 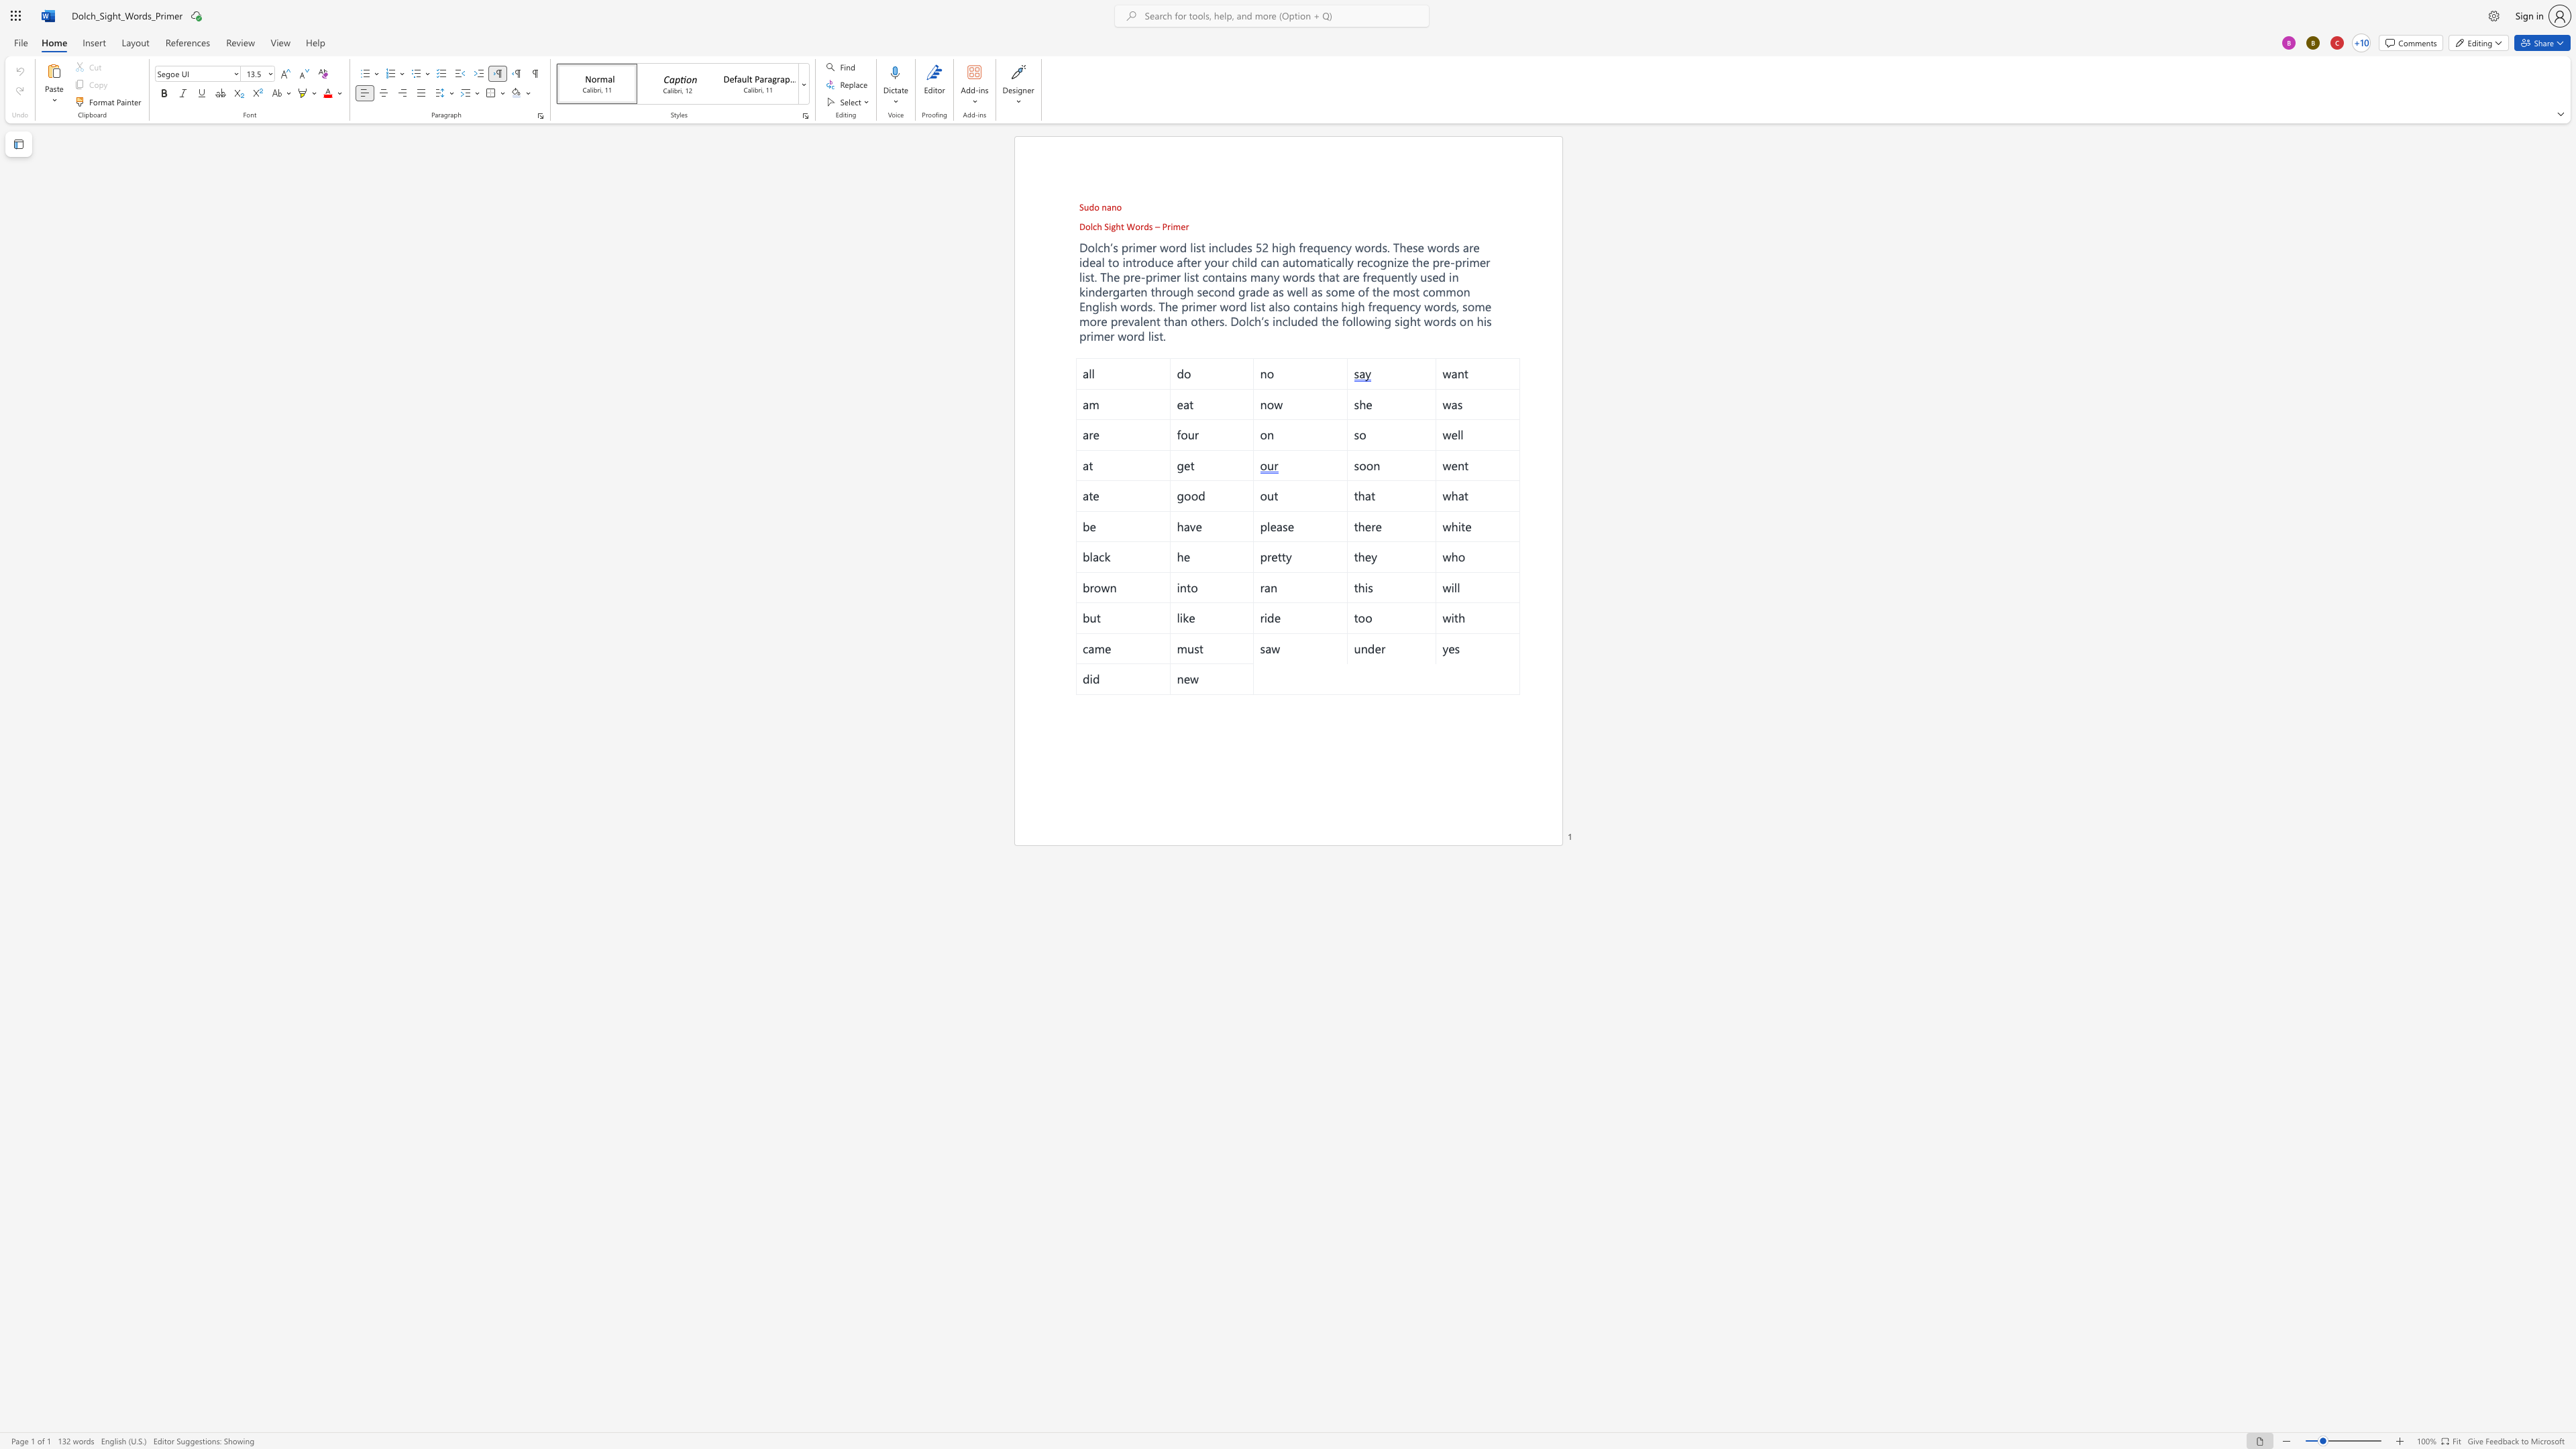 What do you see at coordinates (1115, 226) in the screenshot?
I see `the space between the continuous character "g" and "h" in the text` at bounding box center [1115, 226].